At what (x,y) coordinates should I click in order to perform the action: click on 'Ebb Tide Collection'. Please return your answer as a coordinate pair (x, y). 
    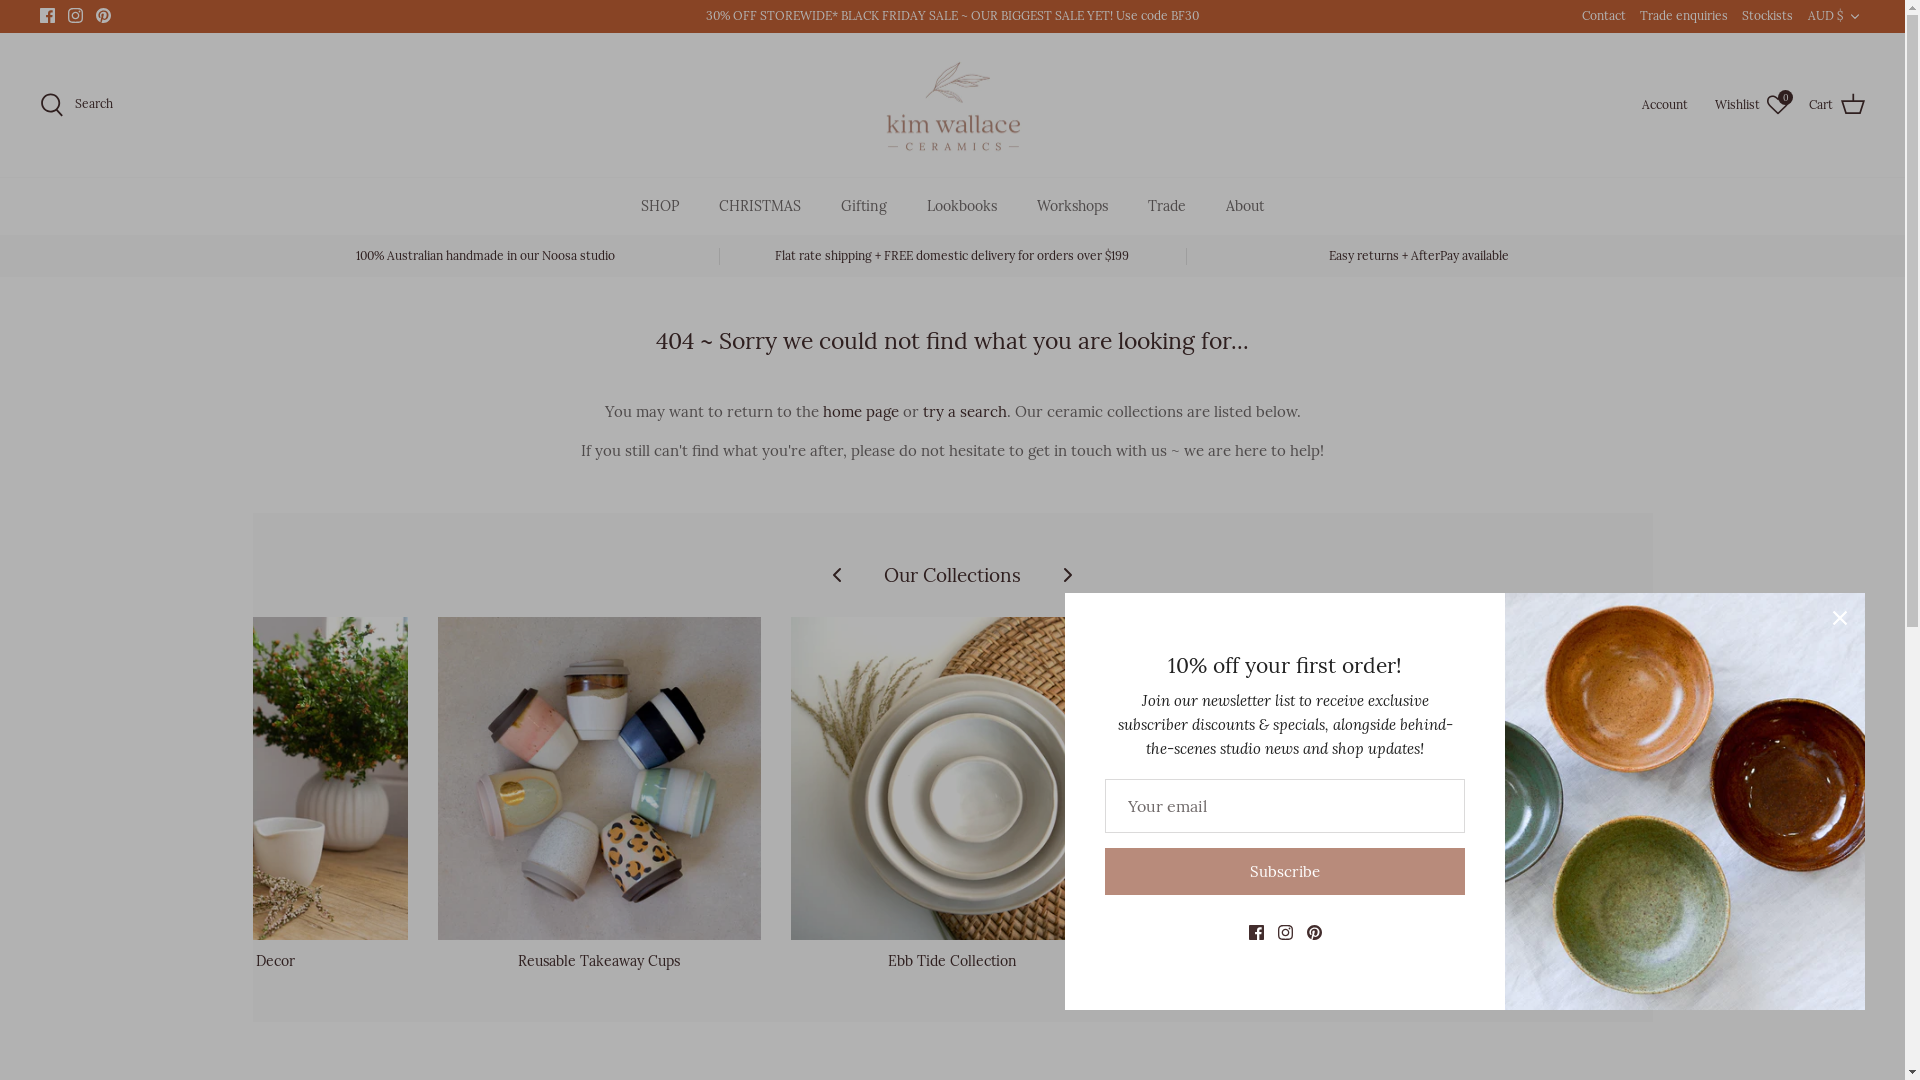
    Looking at the image, I should click on (951, 793).